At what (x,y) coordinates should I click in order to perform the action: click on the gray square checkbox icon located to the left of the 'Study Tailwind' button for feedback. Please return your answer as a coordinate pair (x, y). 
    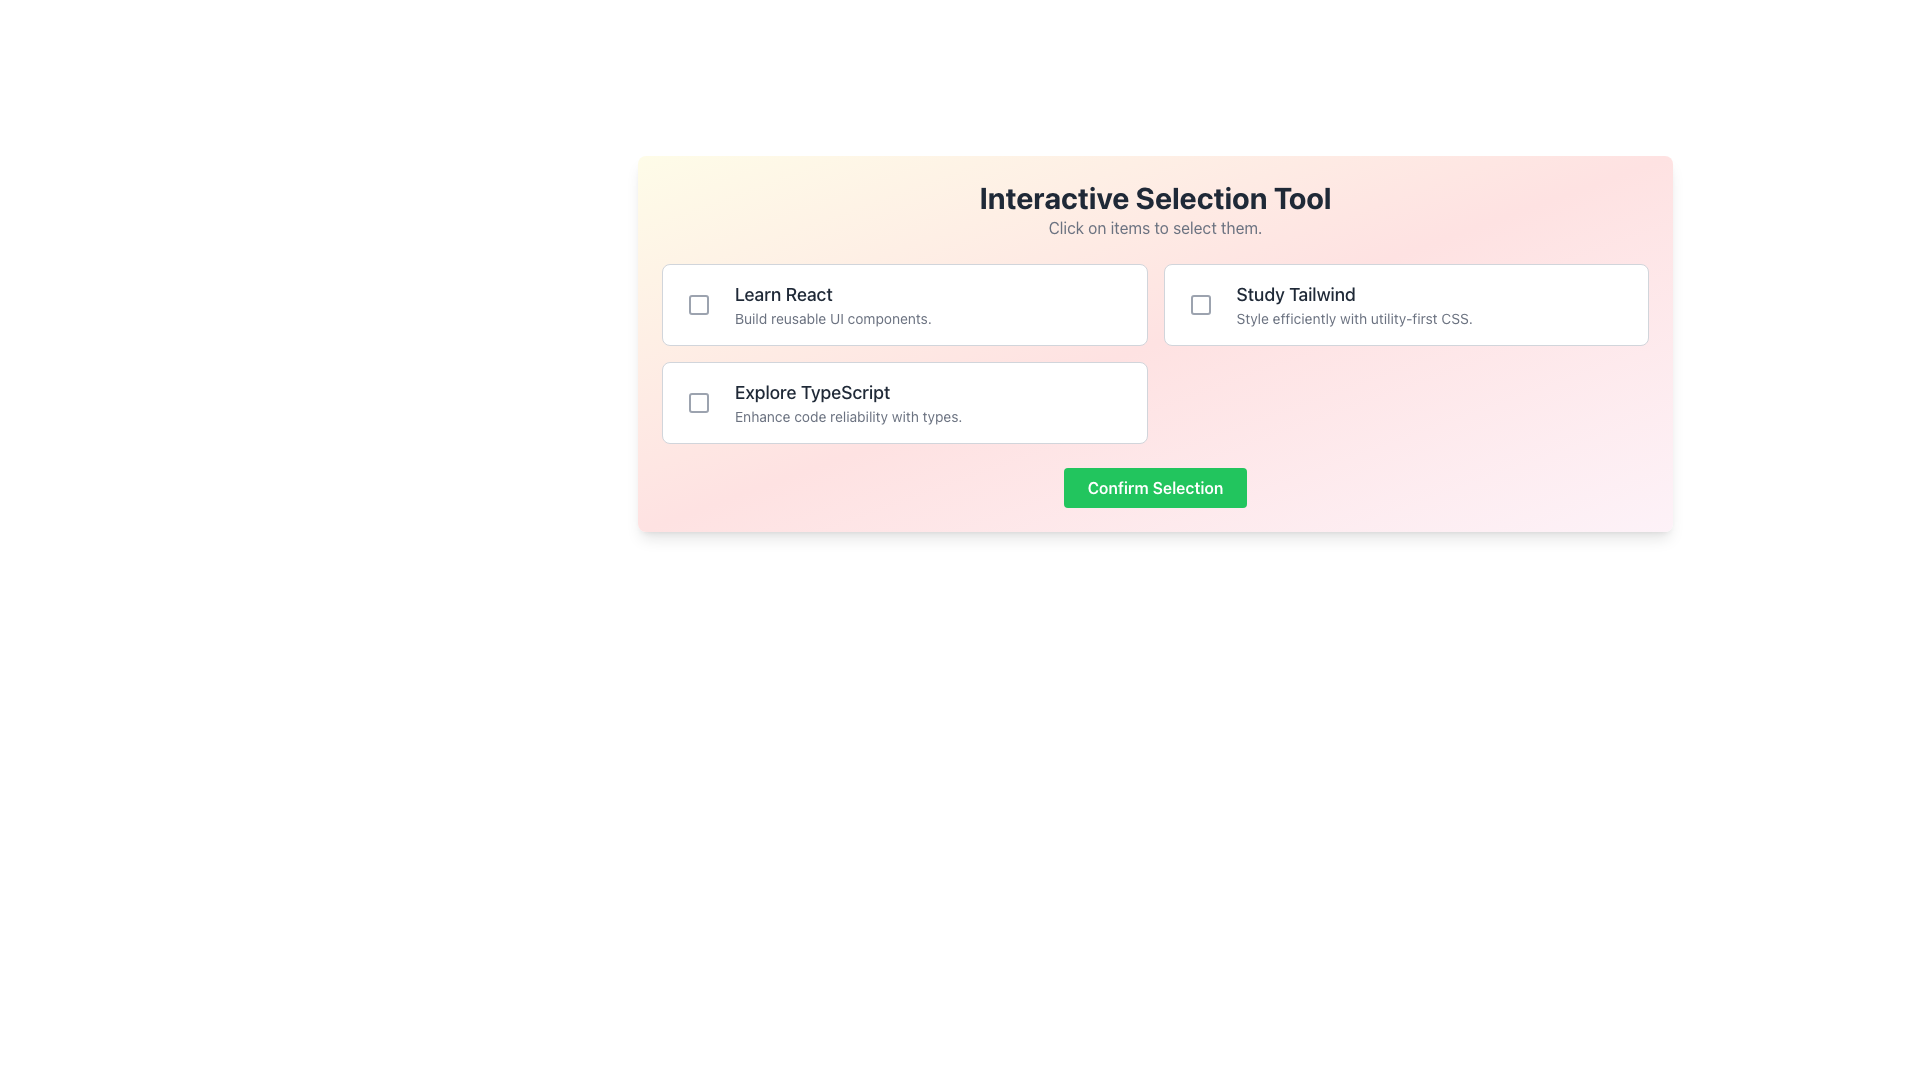
    Looking at the image, I should click on (1200, 304).